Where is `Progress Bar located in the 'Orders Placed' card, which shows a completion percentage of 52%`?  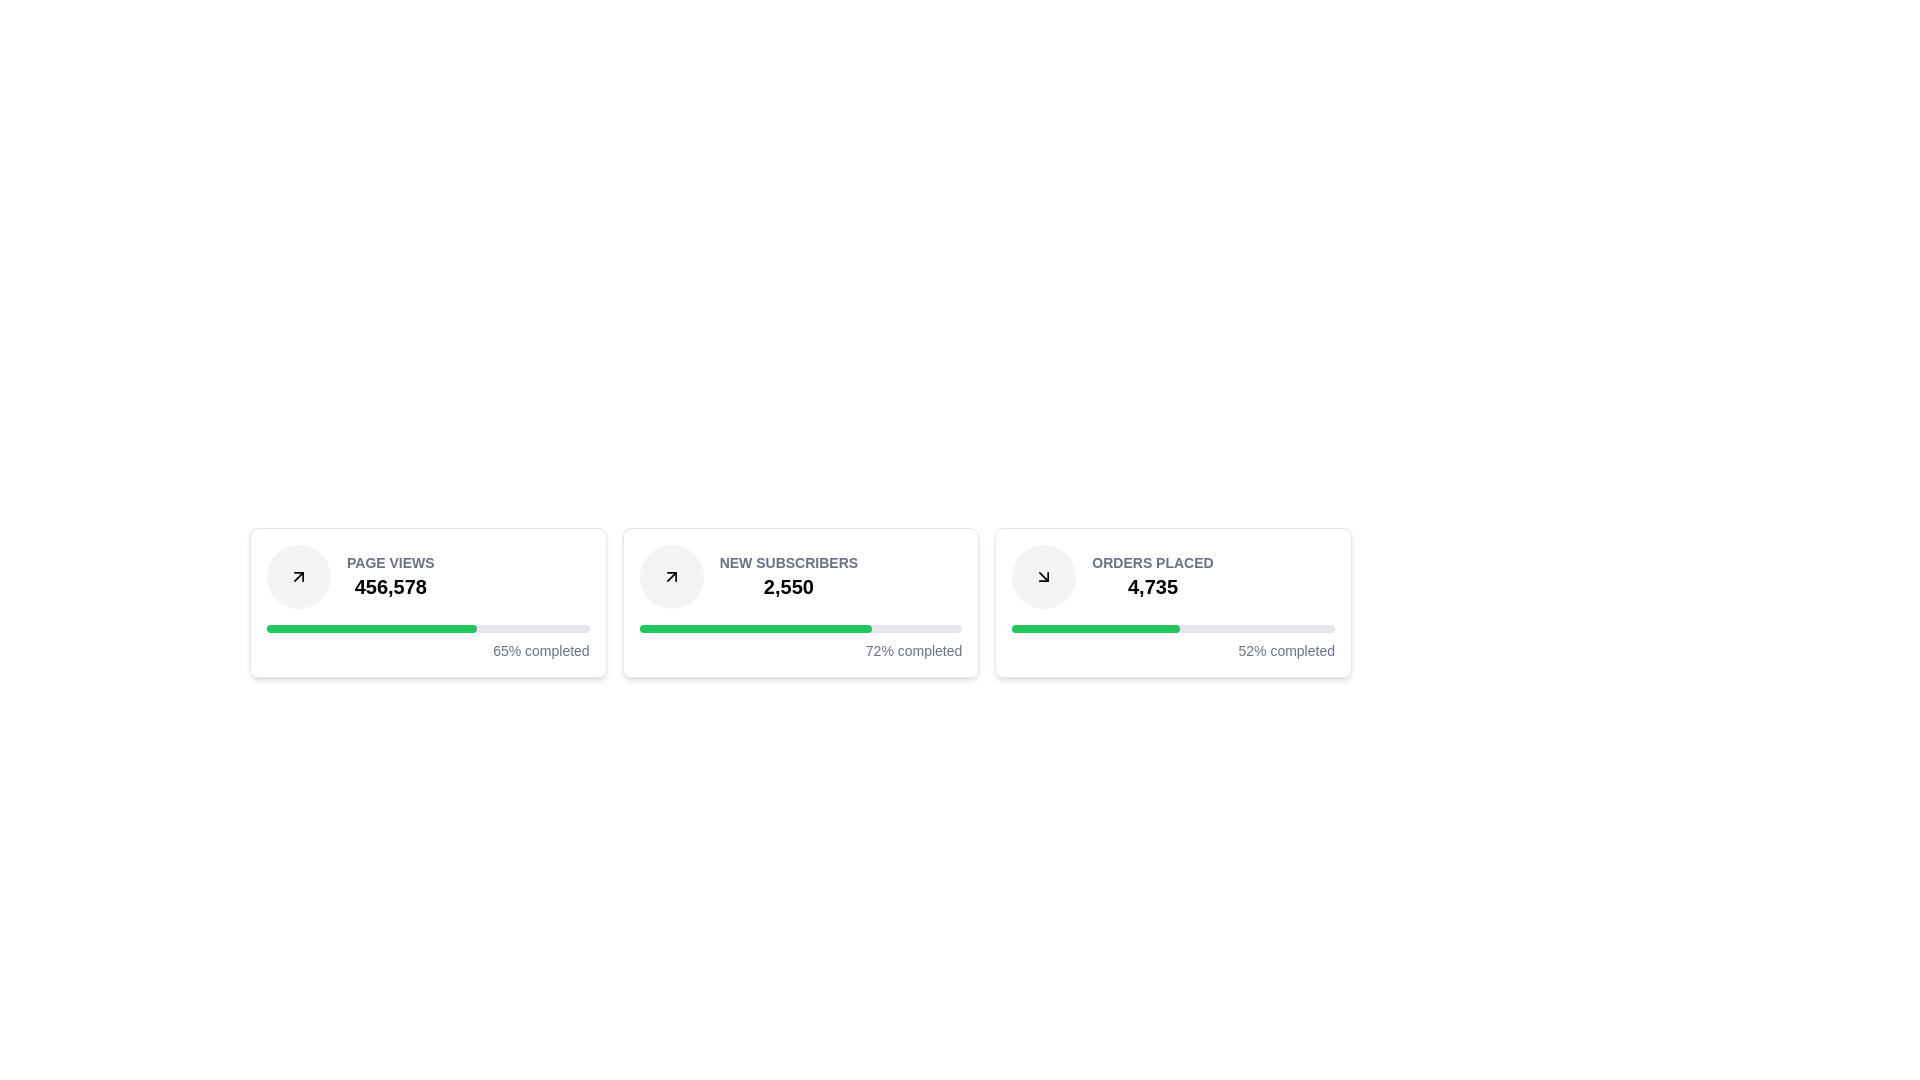
Progress Bar located in the 'Orders Placed' card, which shows a completion percentage of 52% is located at coordinates (1173, 643).